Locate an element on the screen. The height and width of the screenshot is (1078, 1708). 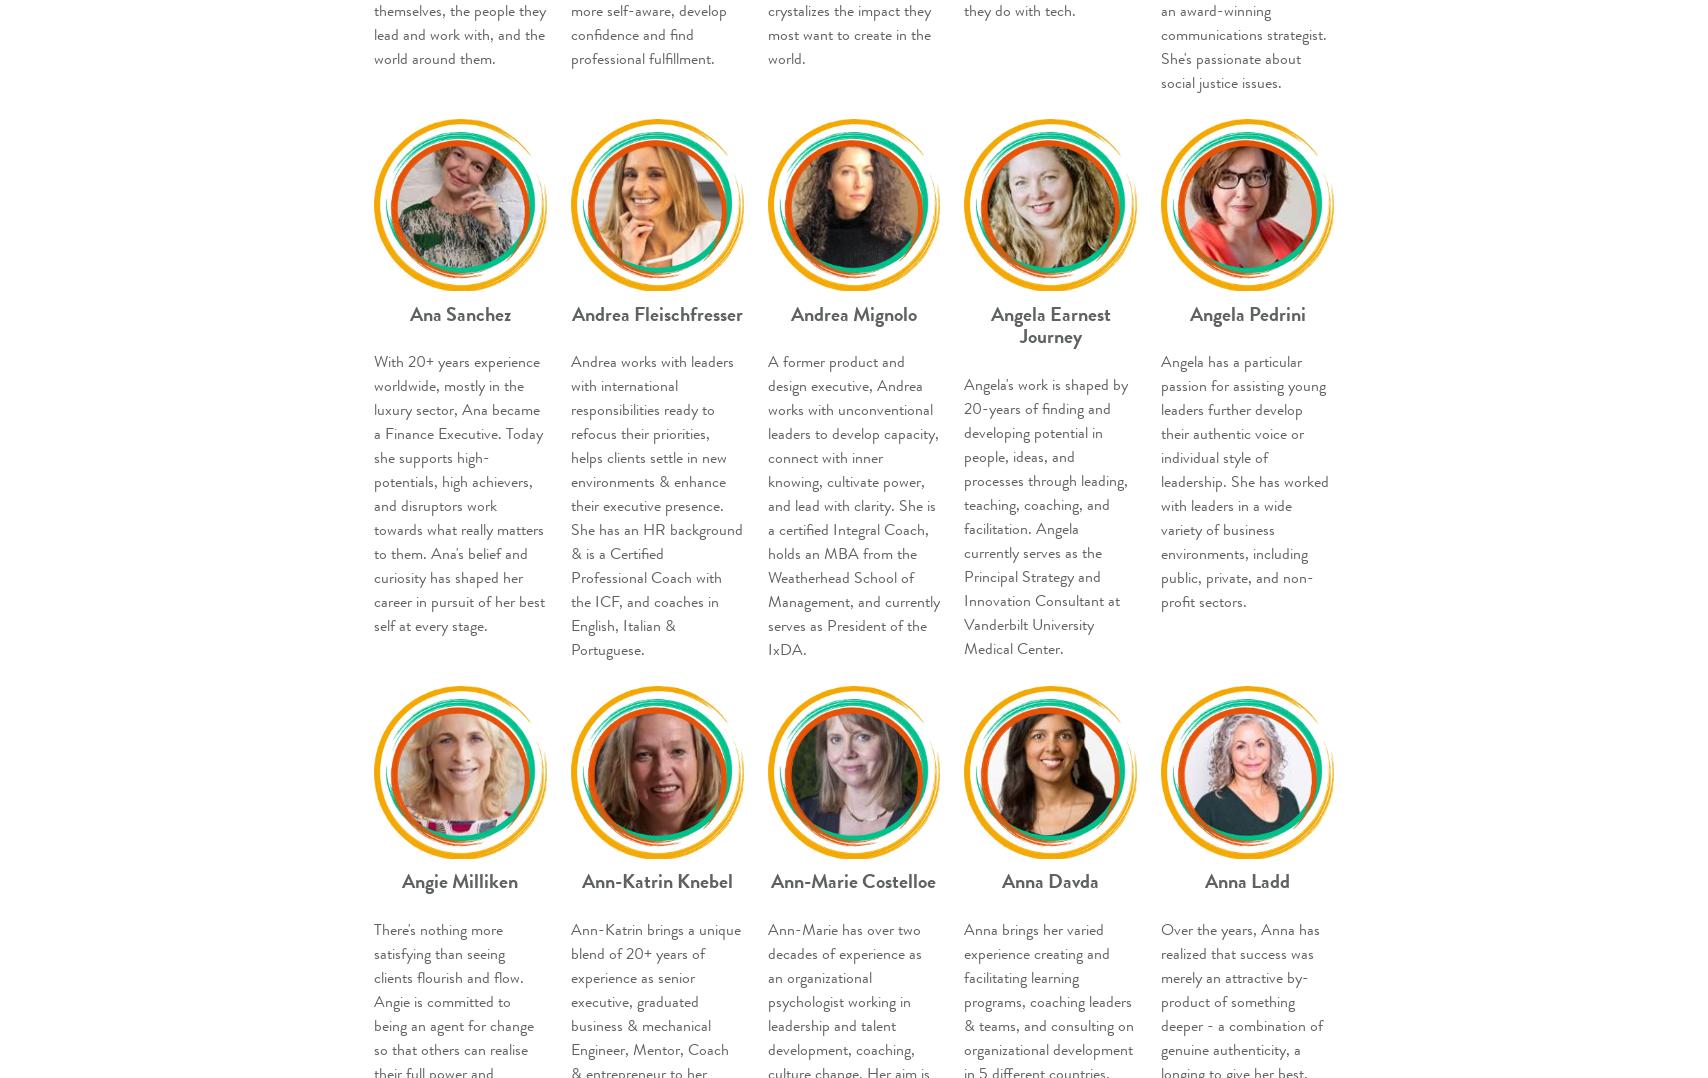
'A former product and design executive, Andrea works with unconventional leaders to develop capacity, connect with inner knowing, cultivate power, and lead with clarity. She is a certified Integral Coach, holds an MBA from the Weatherhead School of Management, and currently serves as President of the IxDA.' is located at coordinates (852, 506).